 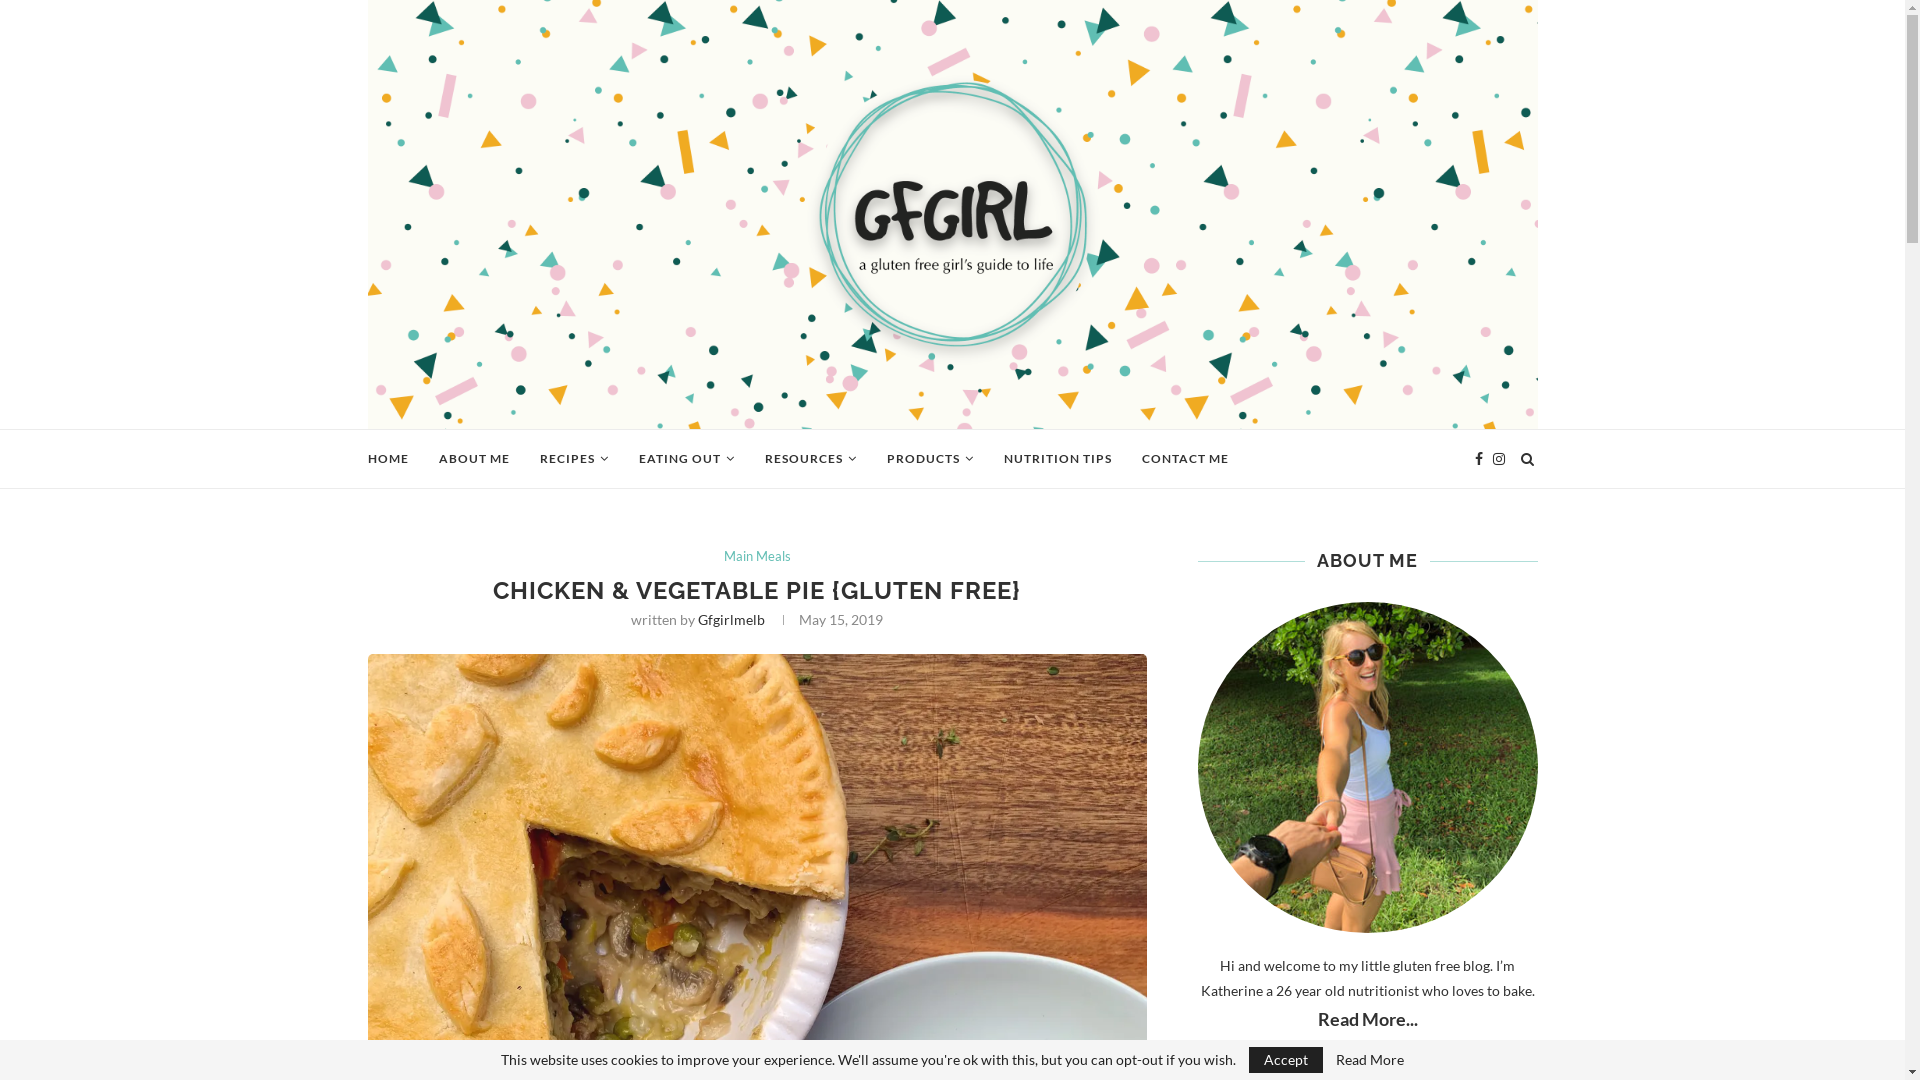 I want to click on 'CONTACT ME', so click(x=1185, y=459).